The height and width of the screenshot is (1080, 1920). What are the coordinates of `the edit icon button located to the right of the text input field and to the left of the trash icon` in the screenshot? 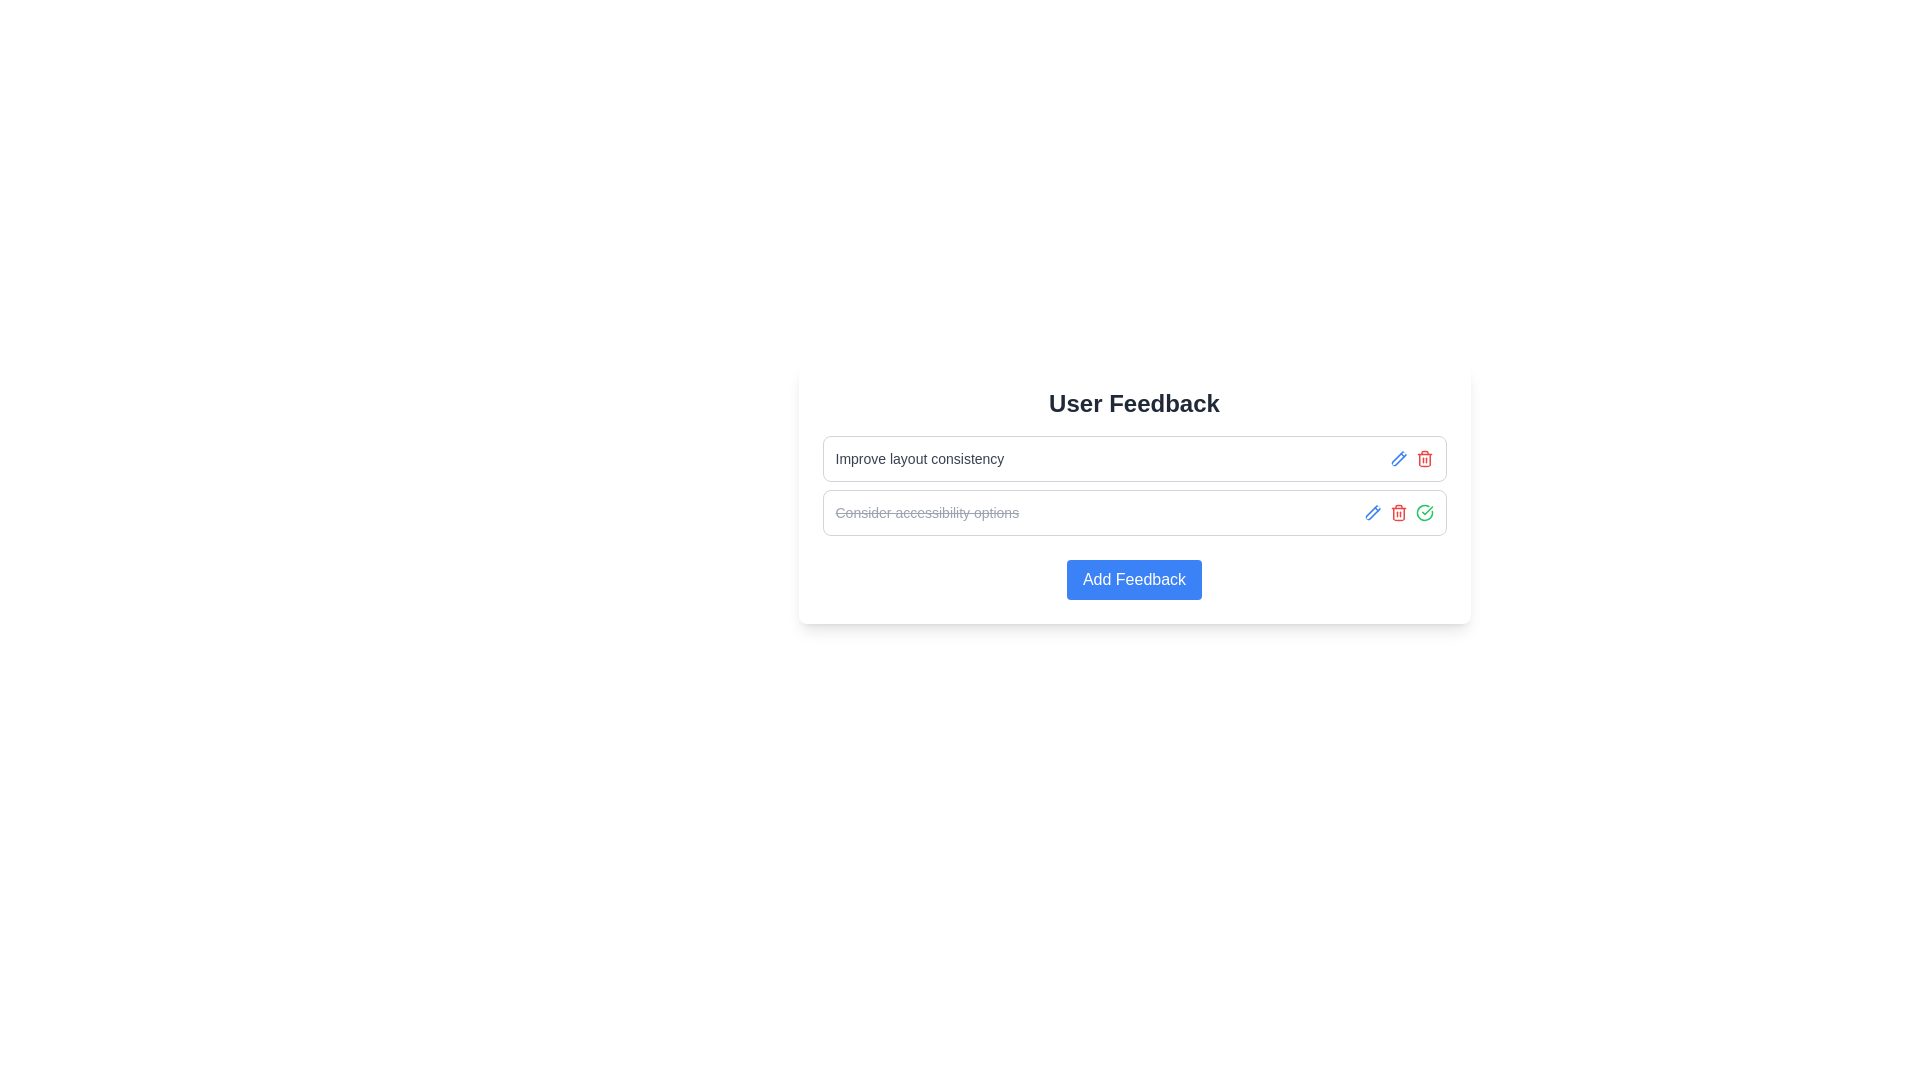 It's located at (1371, 512).